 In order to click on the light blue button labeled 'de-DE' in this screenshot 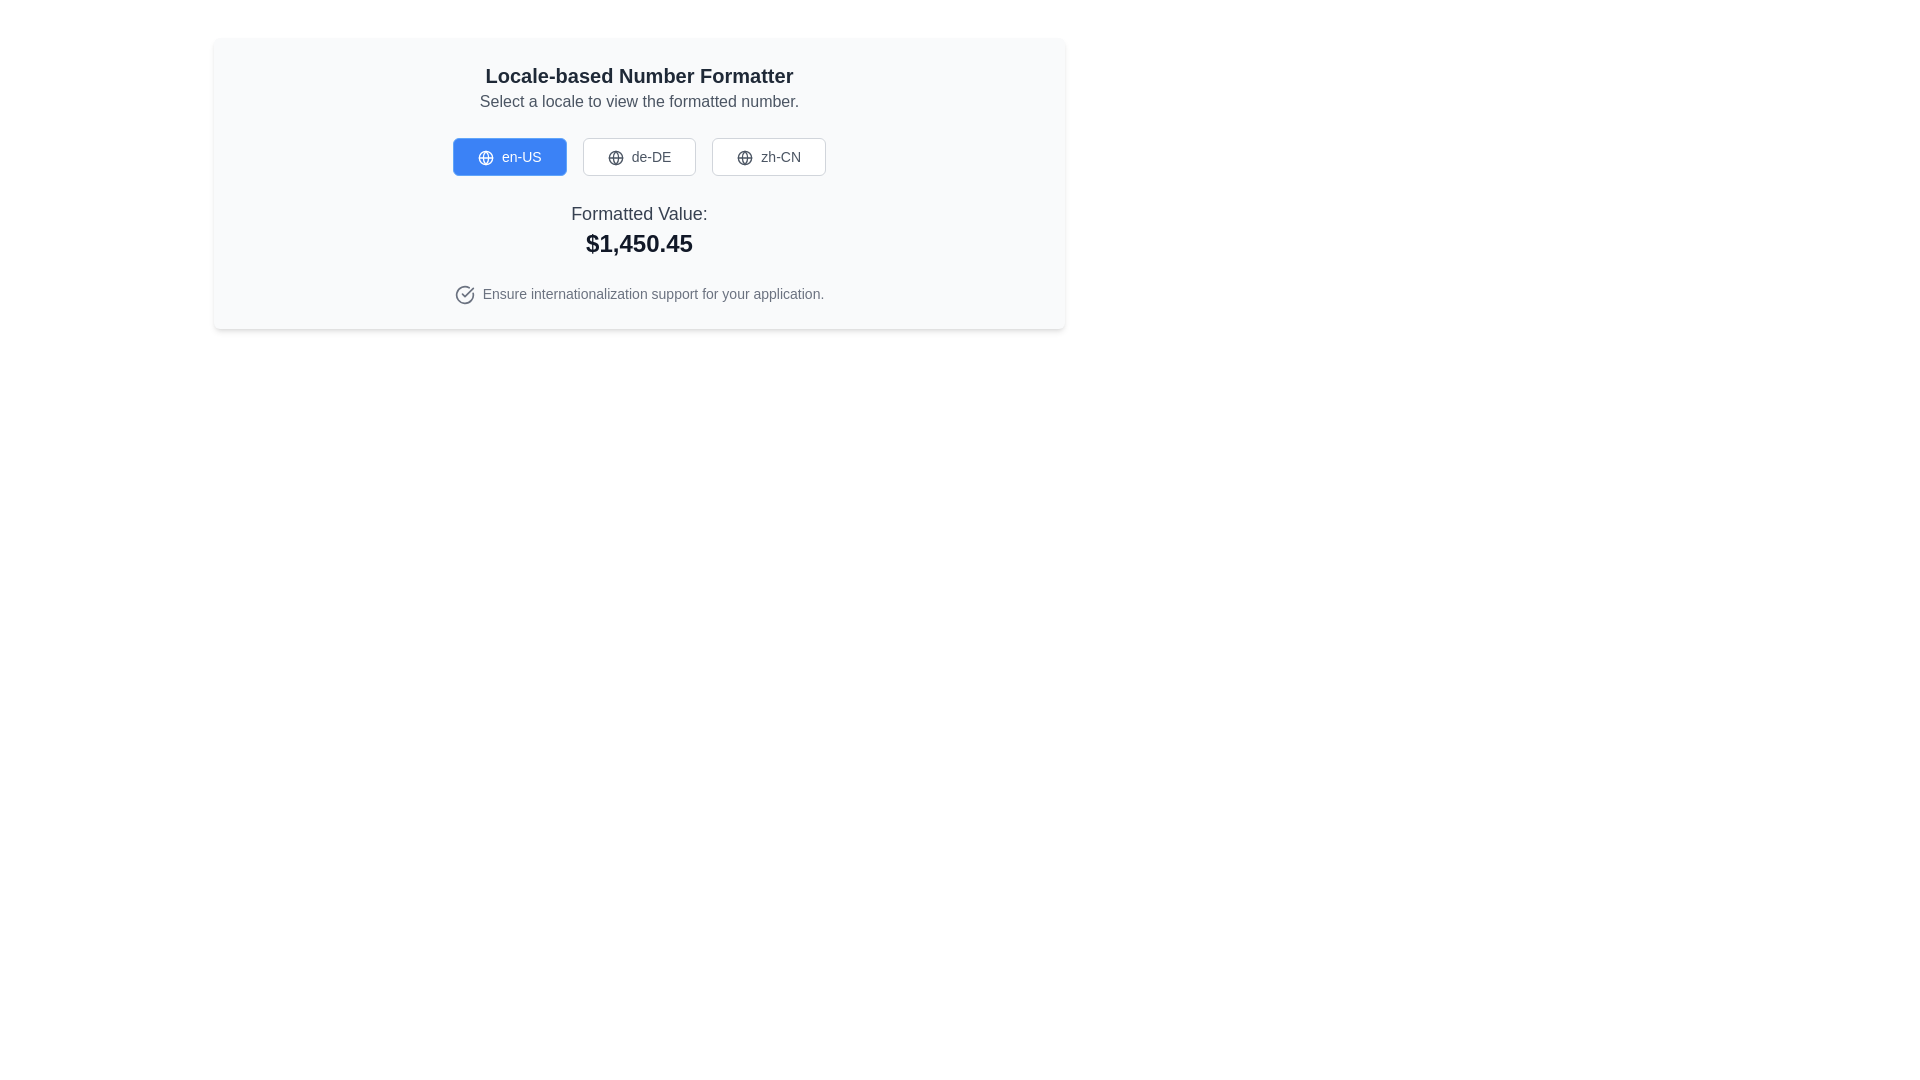, I will do `click(638, 183)`.